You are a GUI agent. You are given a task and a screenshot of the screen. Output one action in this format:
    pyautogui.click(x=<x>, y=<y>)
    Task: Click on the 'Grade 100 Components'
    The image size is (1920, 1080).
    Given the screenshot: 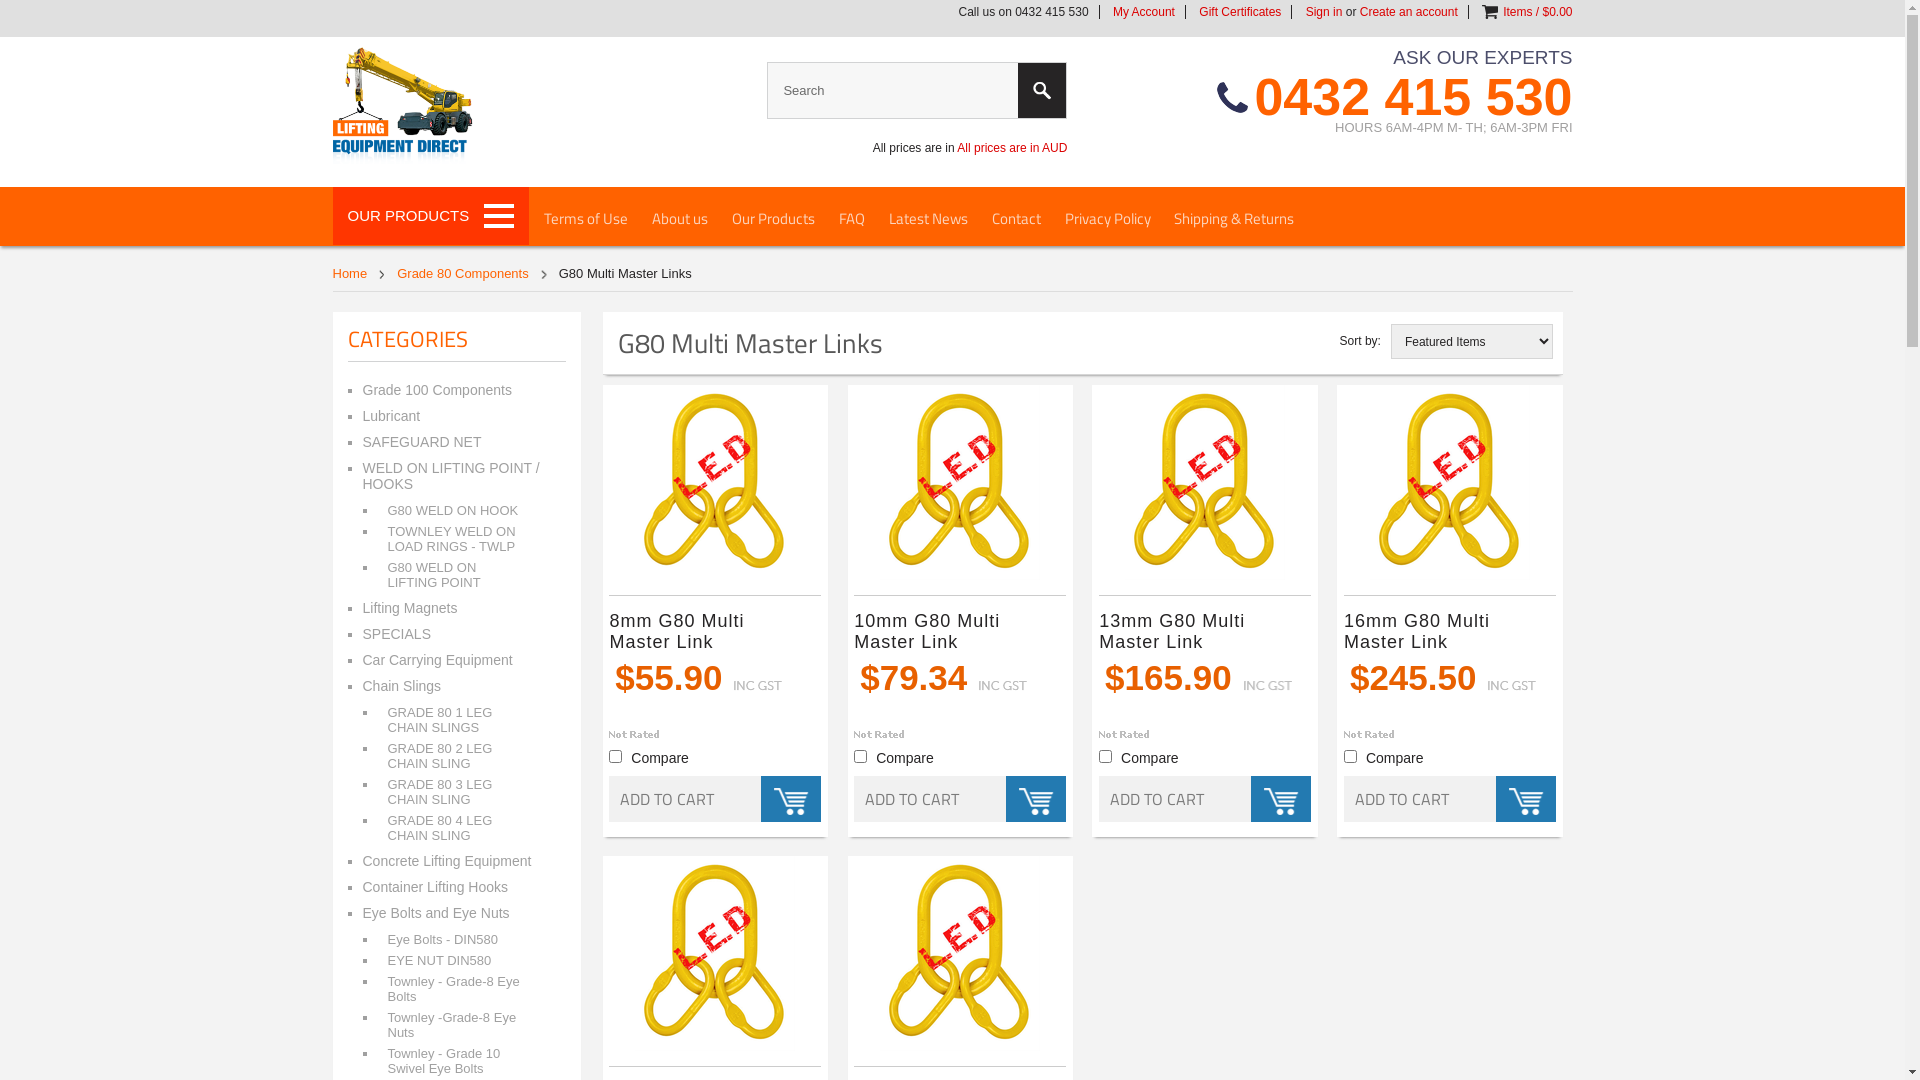 What is the action you would take?
    pyautogui.click(x=361, y=389)
    